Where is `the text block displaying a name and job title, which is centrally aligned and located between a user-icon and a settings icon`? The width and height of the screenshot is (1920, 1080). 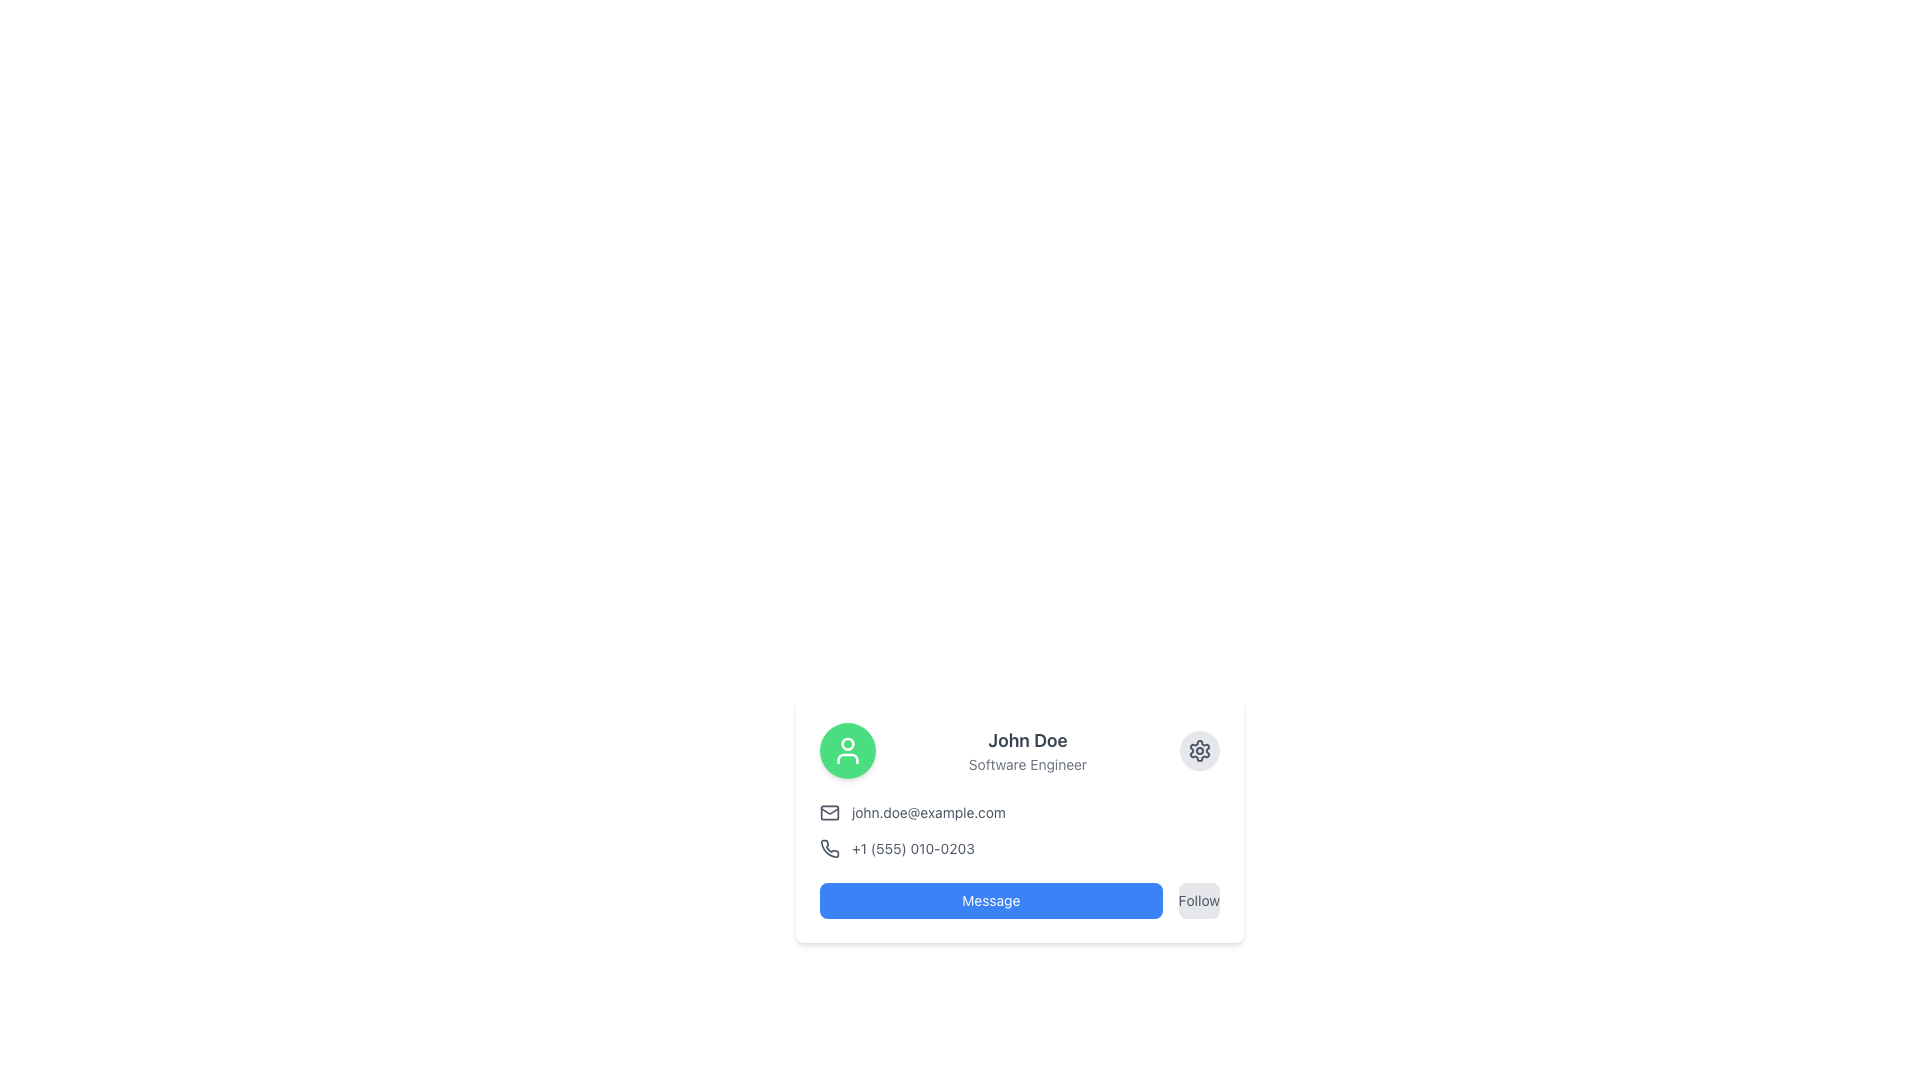 the text block displaying a name and job title, which is centrally aligned and located between a user-icon and a settings icon is located at coordinates (1027, 751).